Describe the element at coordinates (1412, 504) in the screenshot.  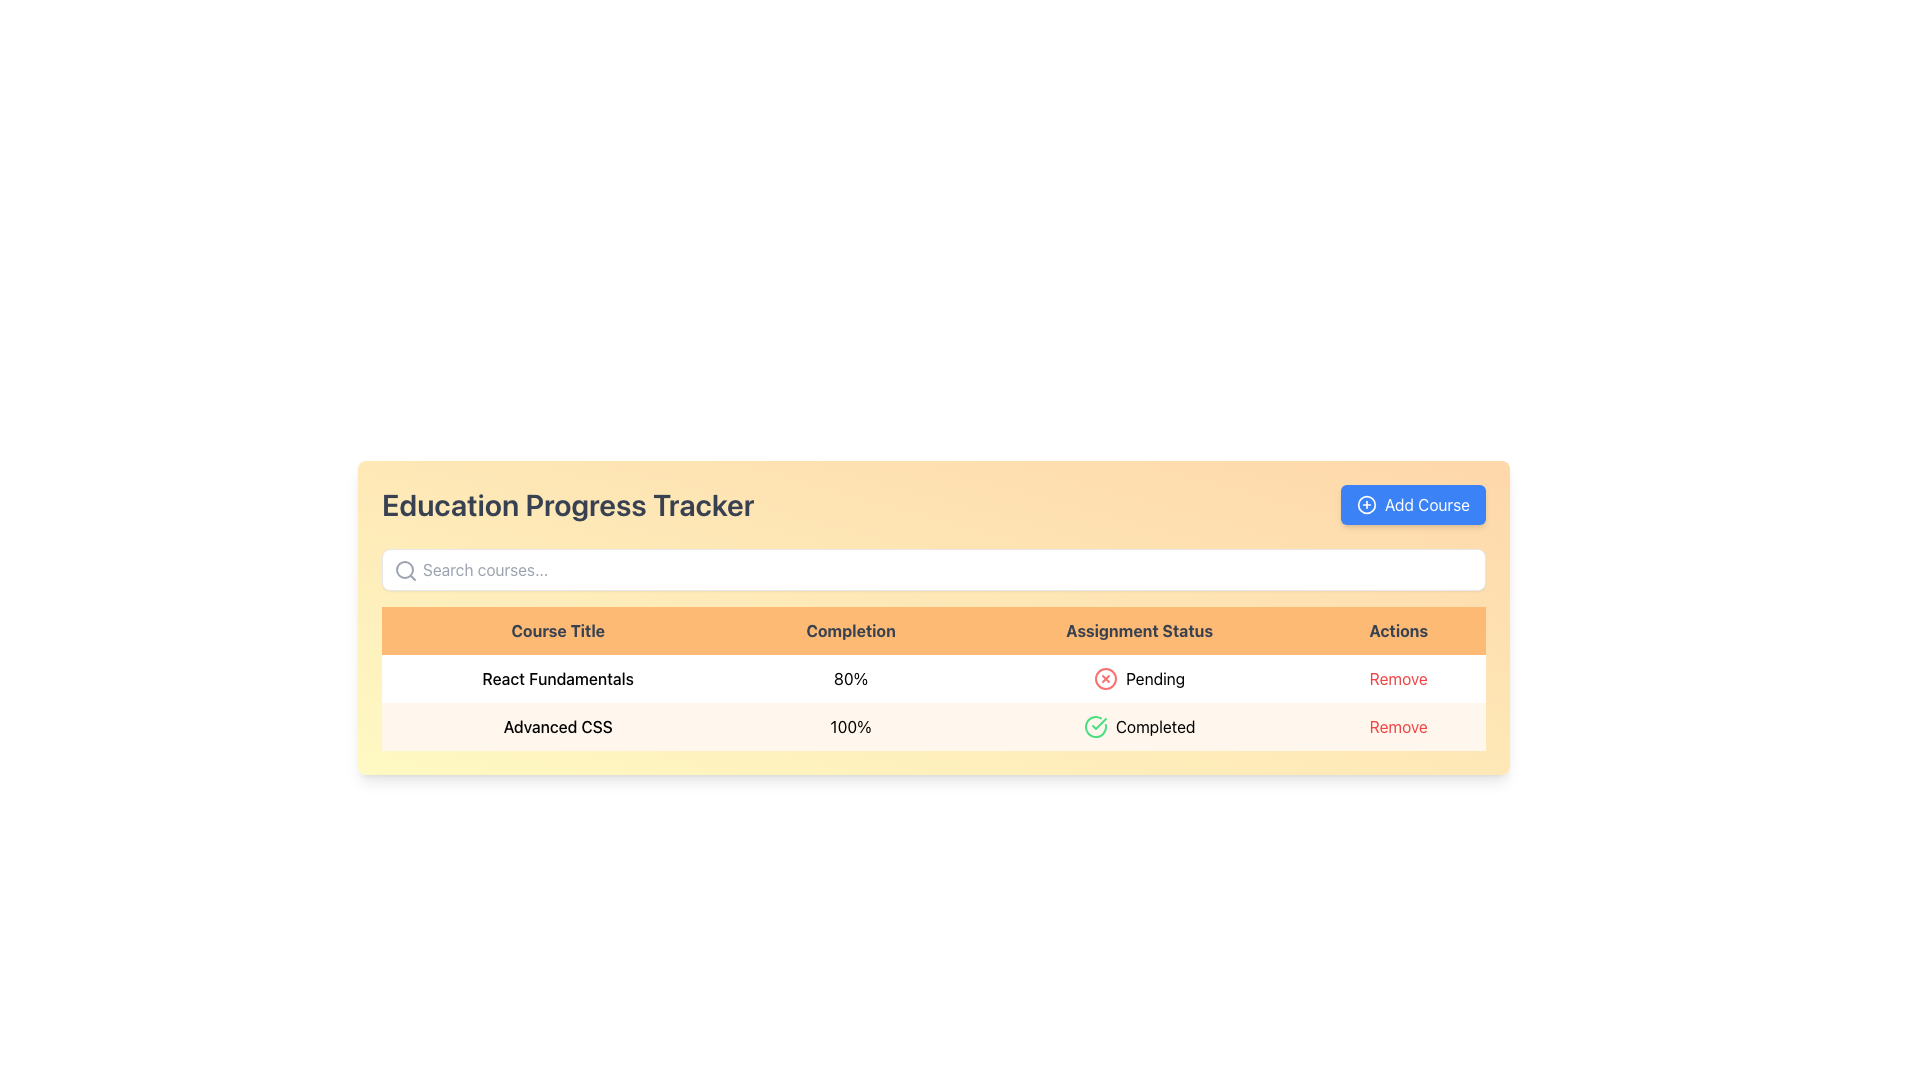
I see `the button located at the top-right corner of the 'Education Progress Tracker' section` at that location.